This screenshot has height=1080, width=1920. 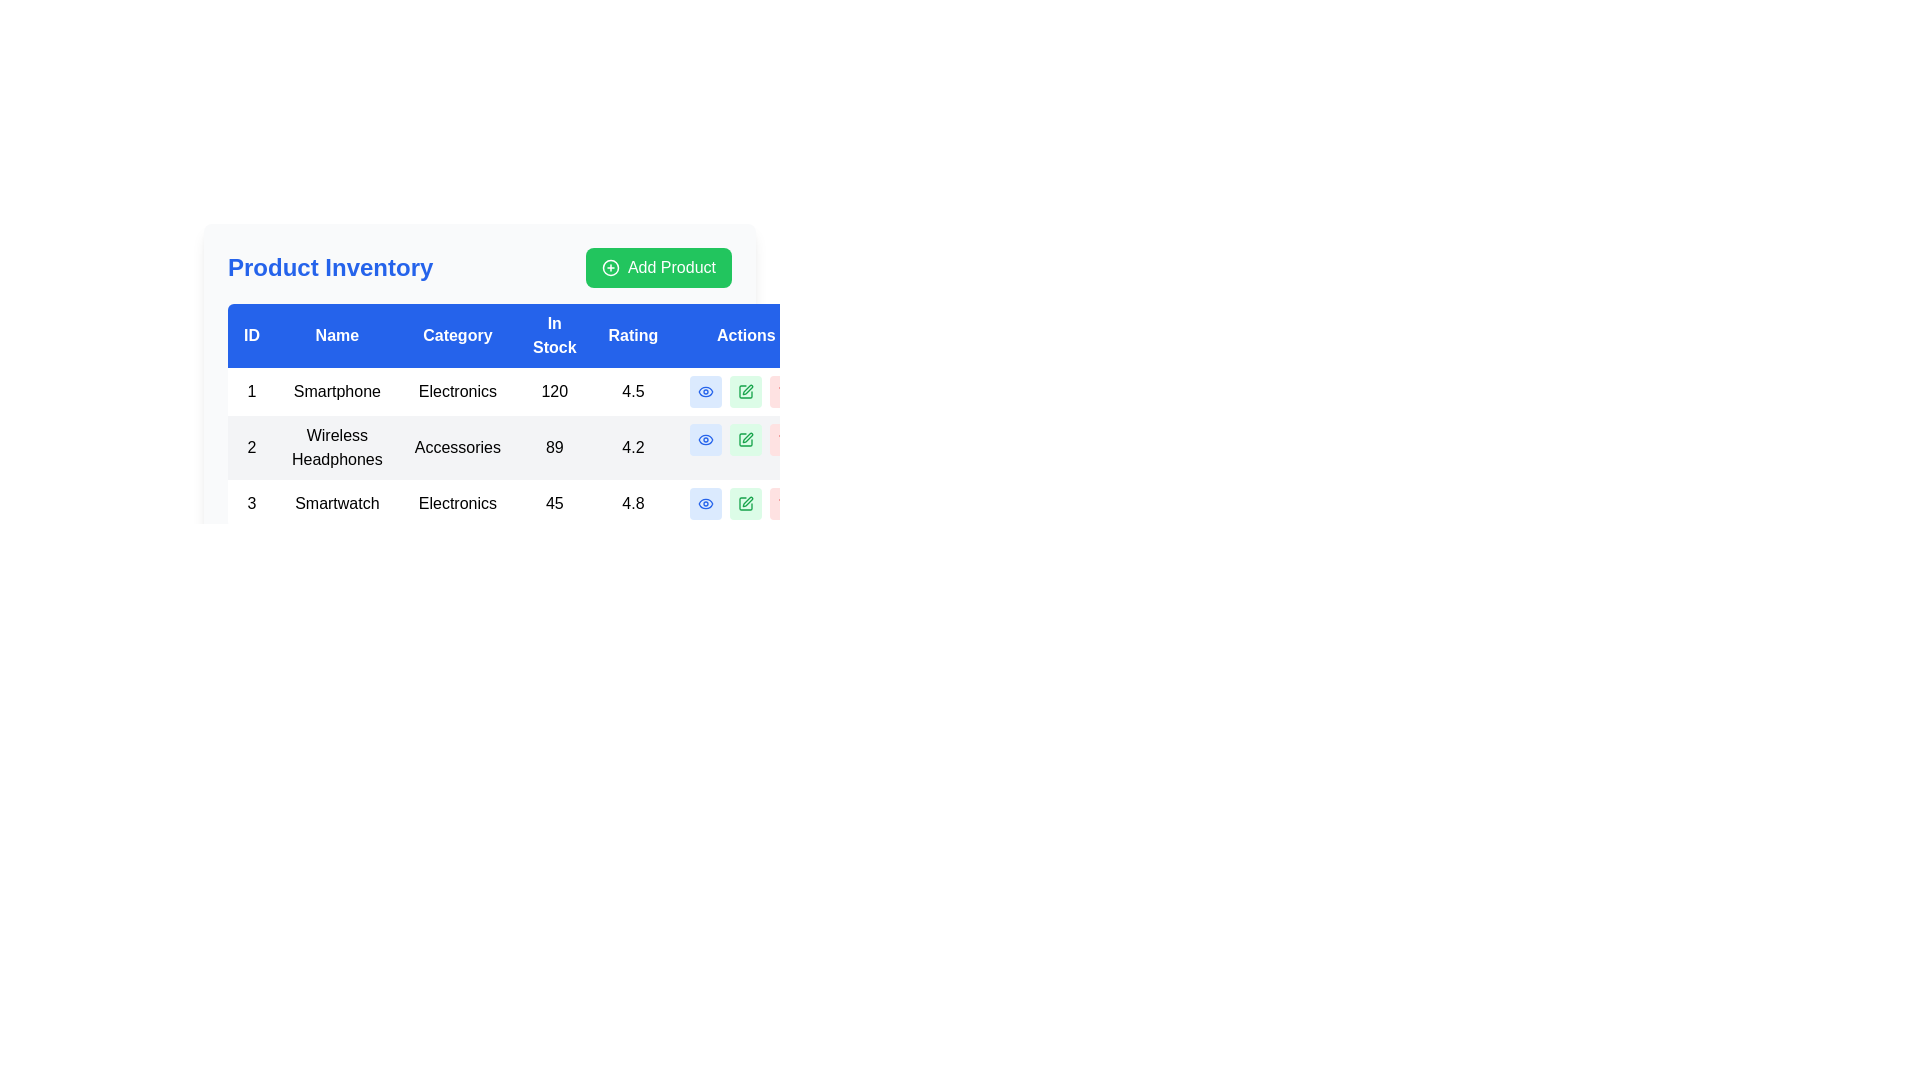 What do you see at coordinates (785, 503) in the screenshot?
I see `the delete button associated with the 'Smartwatch' product entry in the last row of the 'Actions' column to observe the hover effect` at bounding box center [785, 503].